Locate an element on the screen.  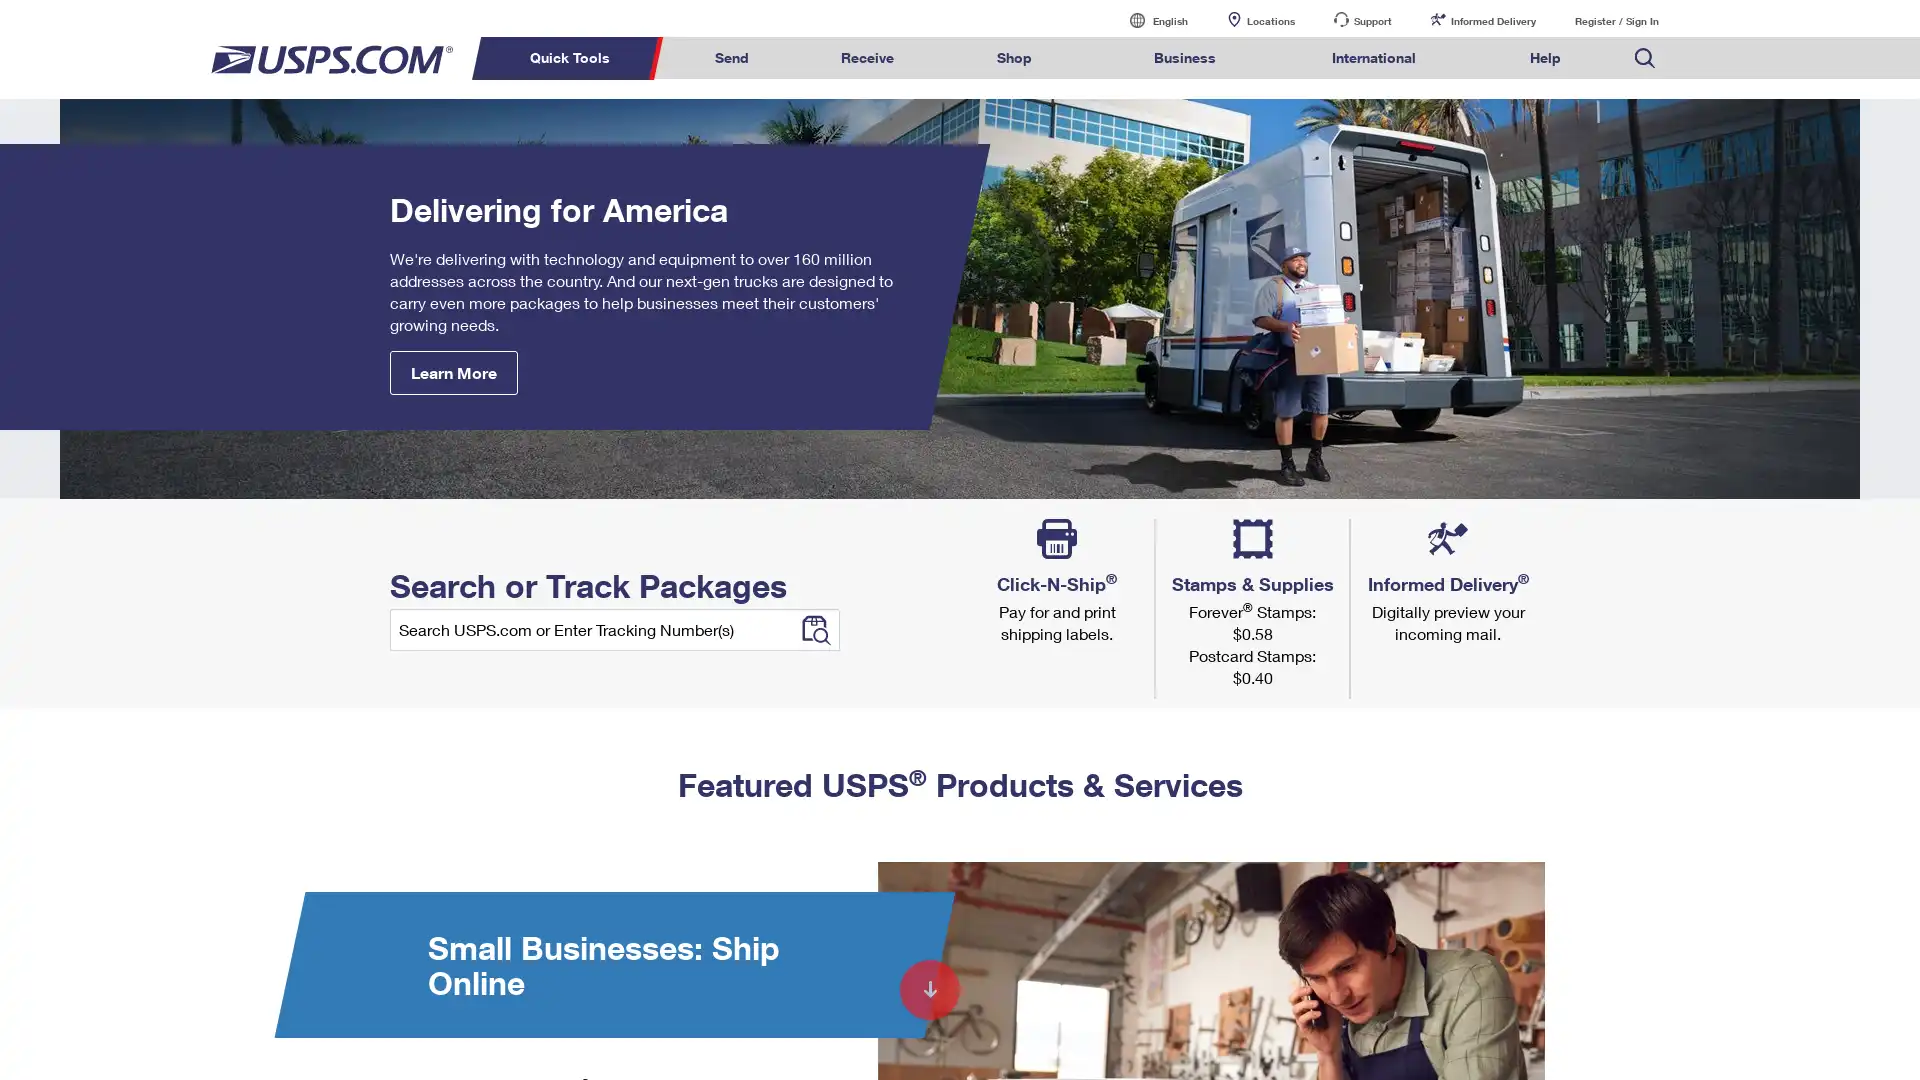
Search is located at coordinates (1440, 540).